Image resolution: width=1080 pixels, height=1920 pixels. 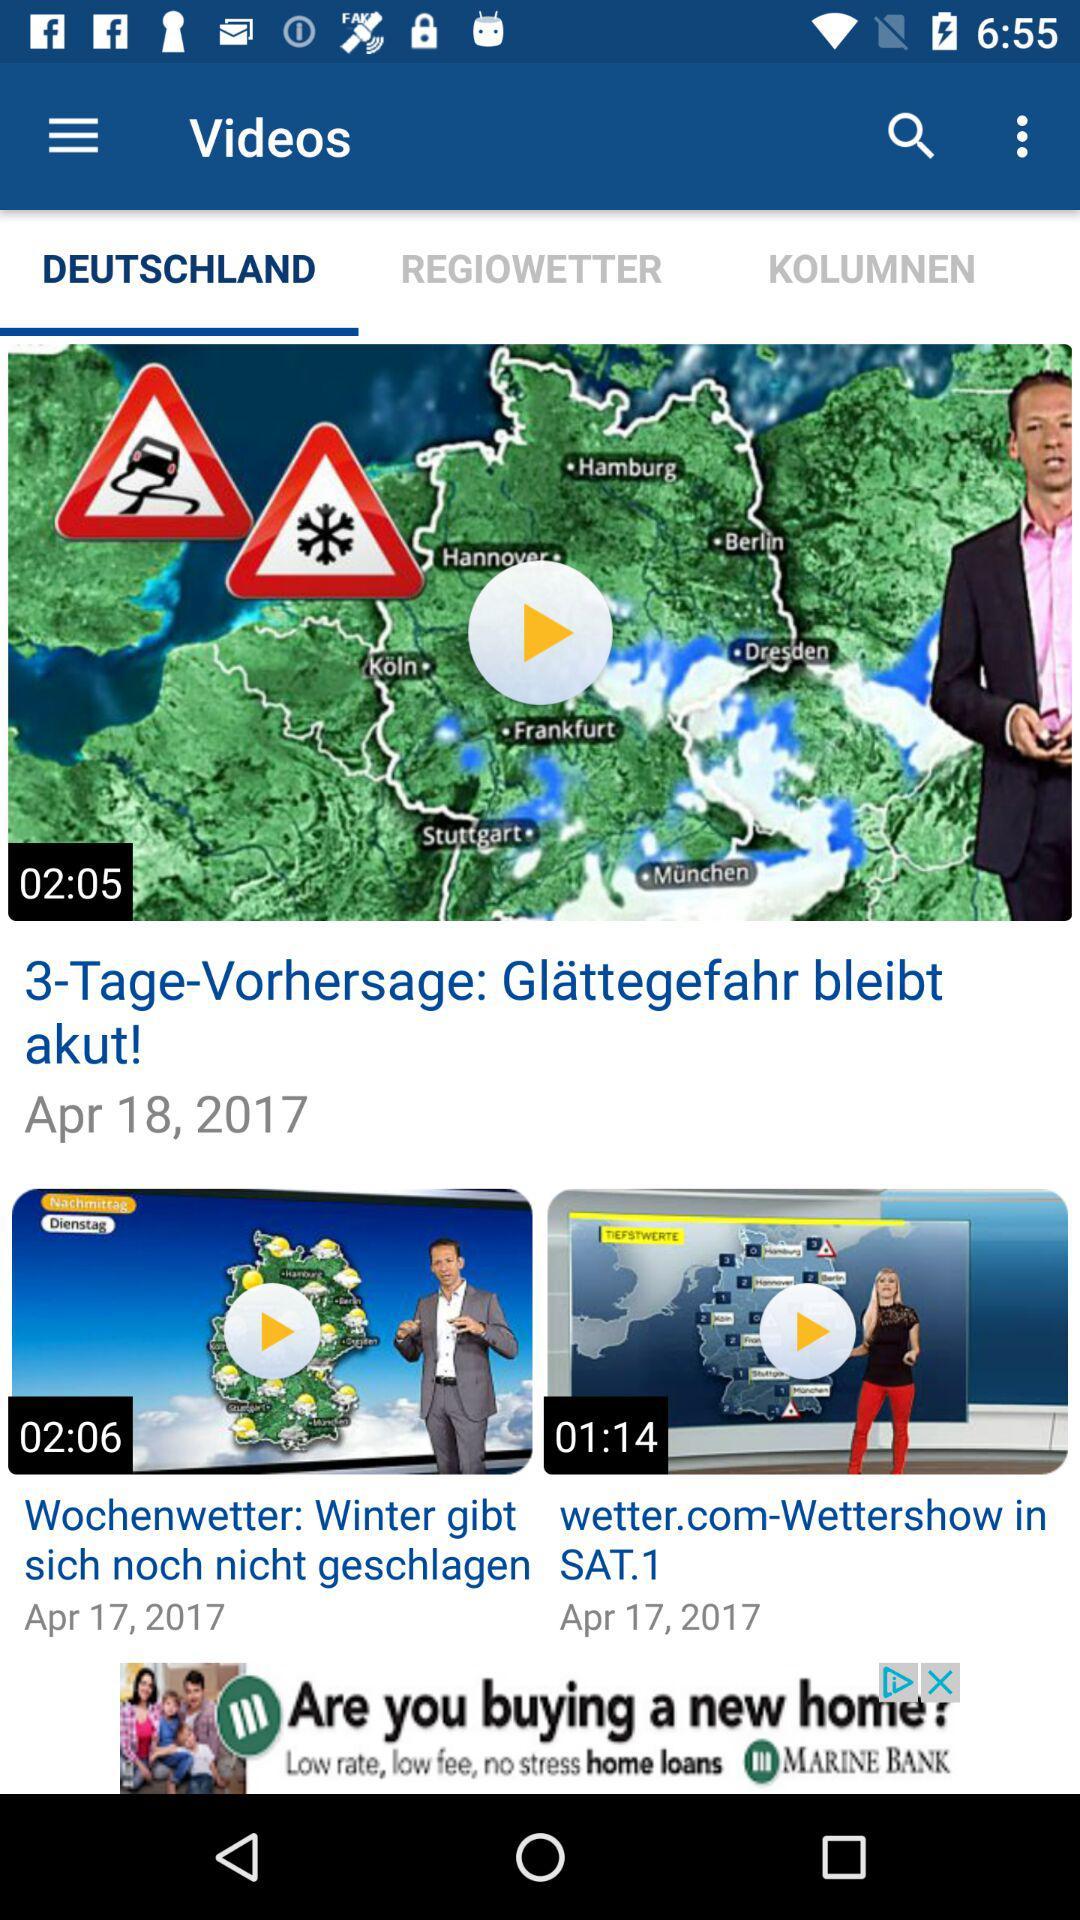 I want to click on open advertisement, so click(x=540, y=1727).